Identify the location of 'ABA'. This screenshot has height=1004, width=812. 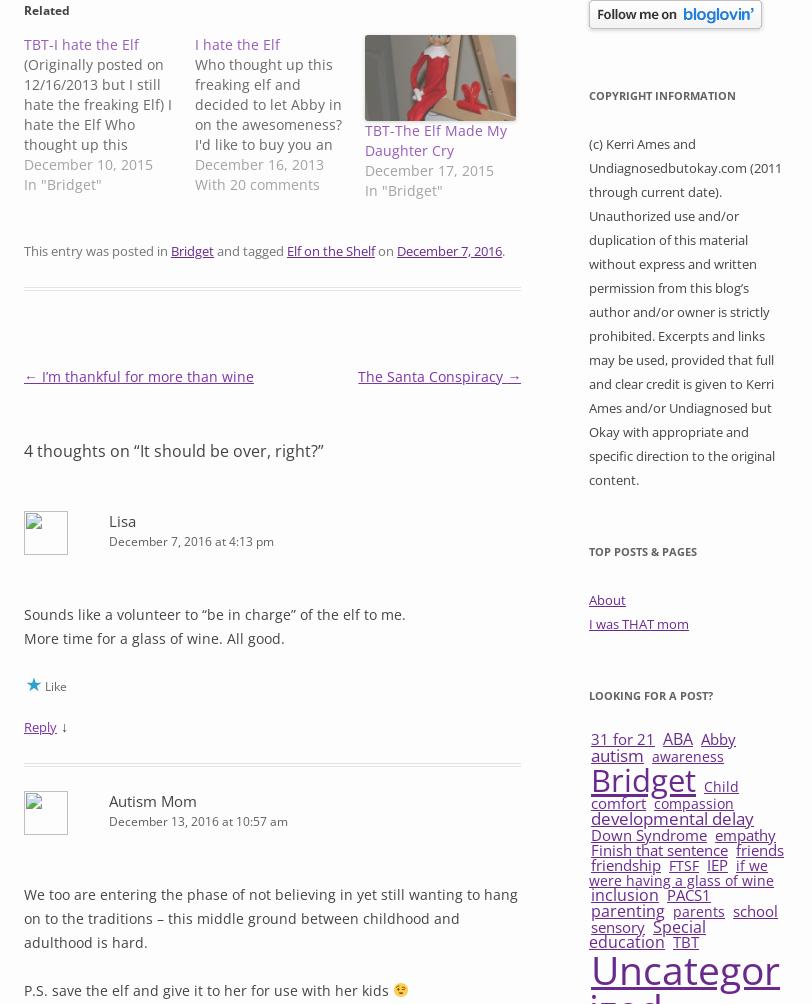
(678, 738).